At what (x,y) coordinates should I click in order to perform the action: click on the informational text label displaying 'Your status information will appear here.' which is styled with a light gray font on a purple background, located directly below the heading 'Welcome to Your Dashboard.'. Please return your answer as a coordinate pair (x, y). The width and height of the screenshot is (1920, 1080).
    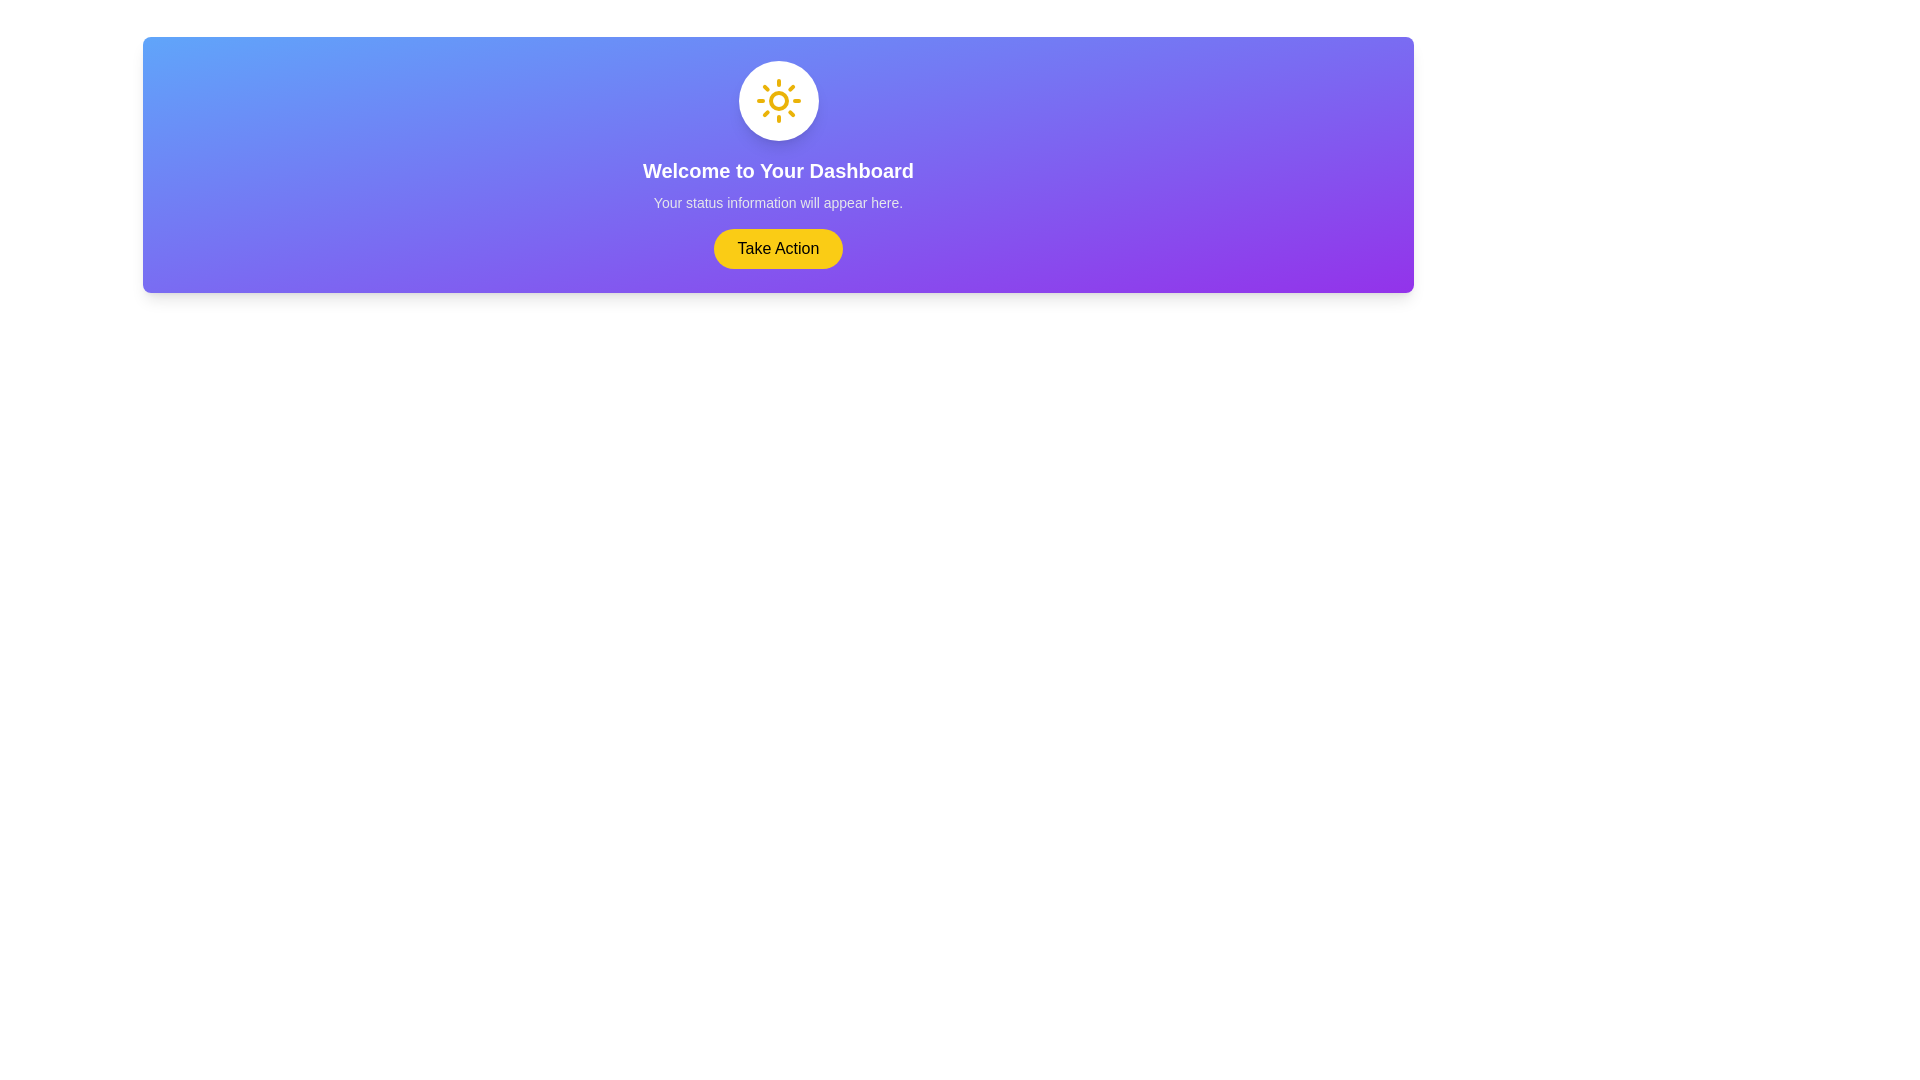
    Looking at the image, I should click on (777, 203).